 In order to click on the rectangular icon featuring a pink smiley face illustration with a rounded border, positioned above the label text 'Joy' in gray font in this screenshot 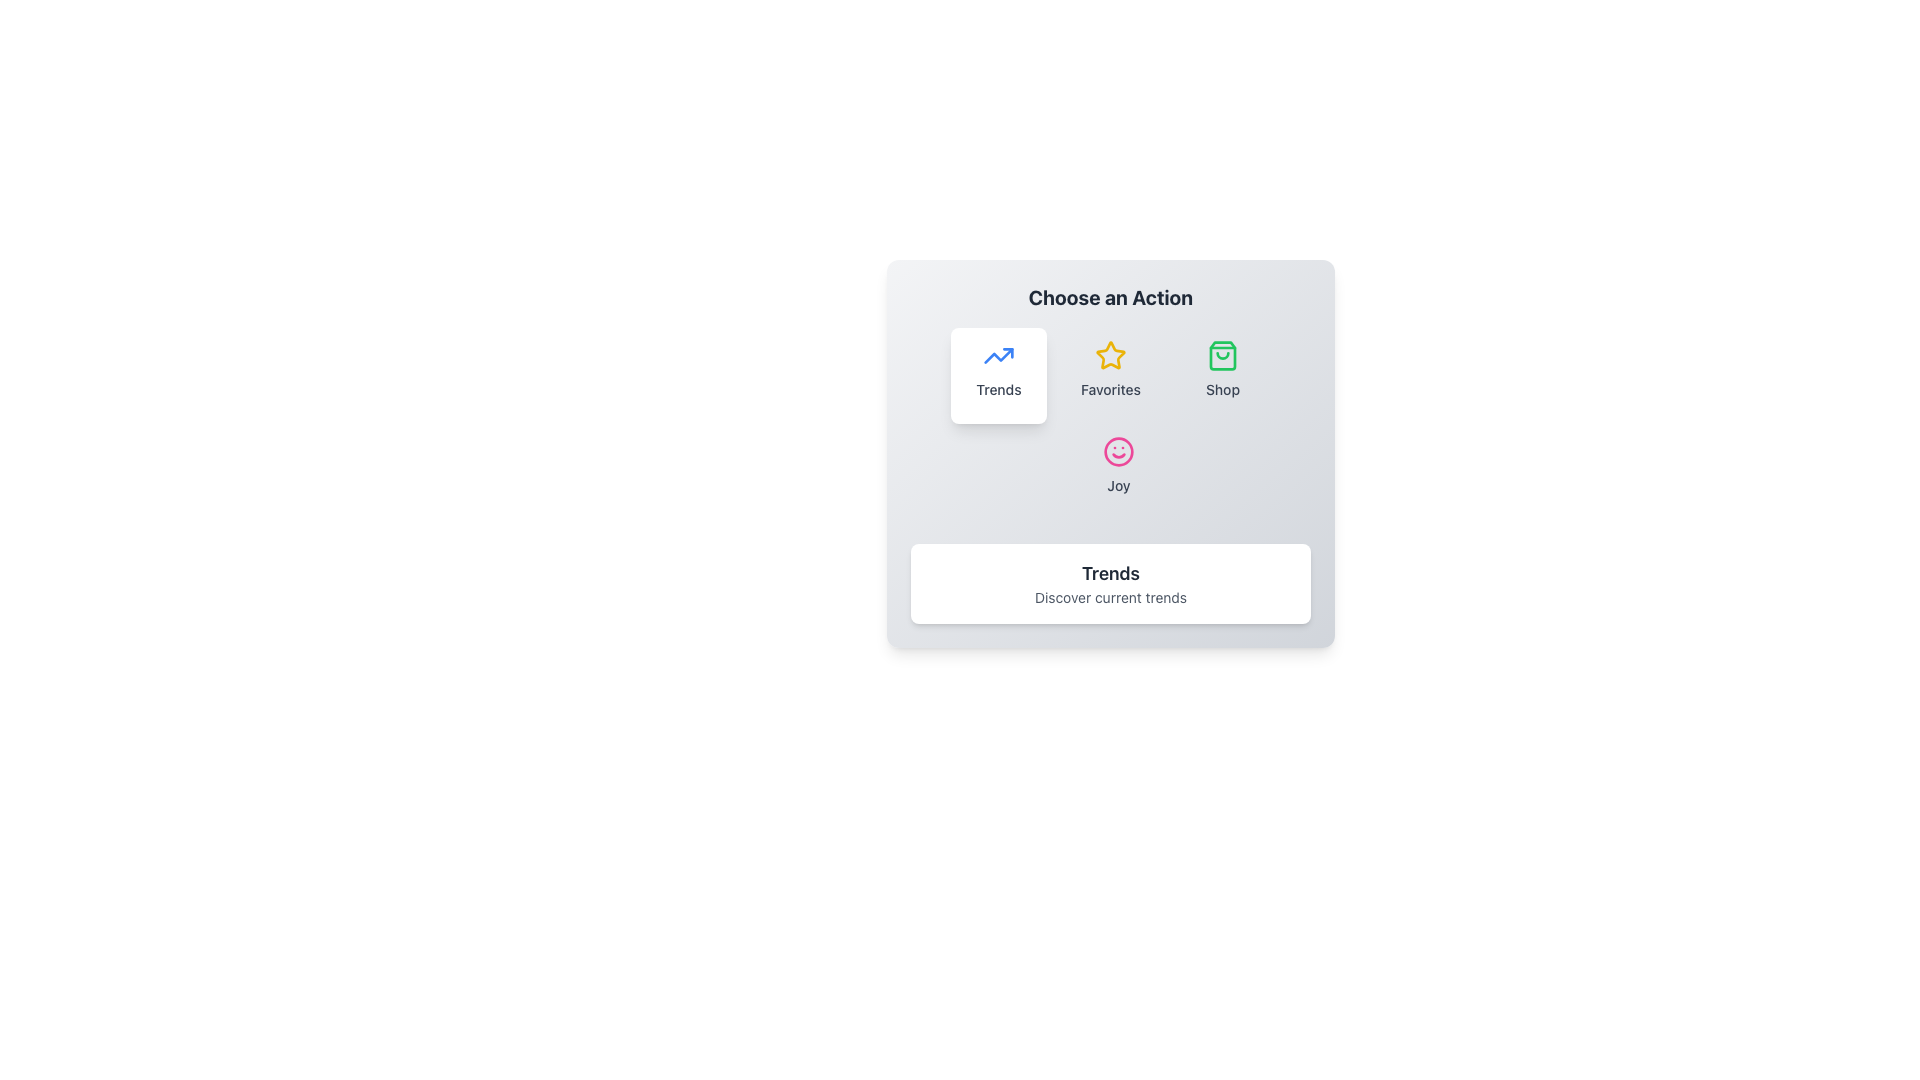, I will do `click(1117, 471)`.